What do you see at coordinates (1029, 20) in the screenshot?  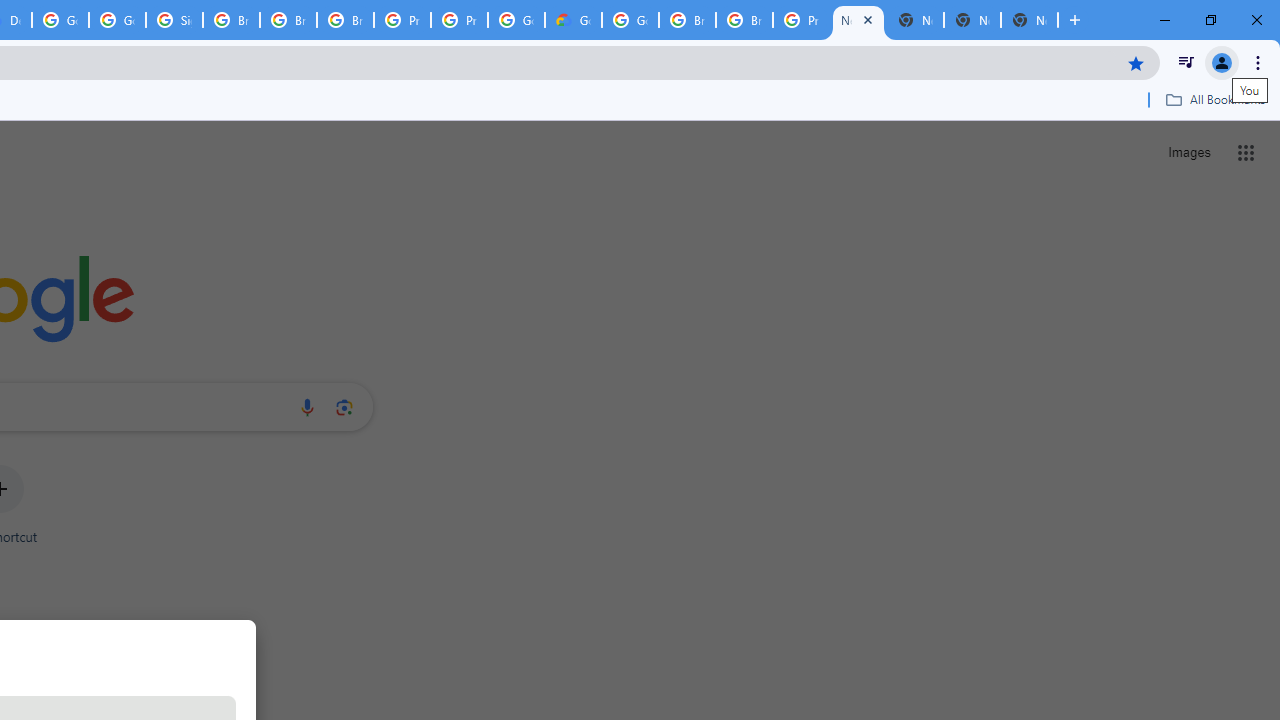 I see `'New Tab'` at bounding box center [1029, 20].